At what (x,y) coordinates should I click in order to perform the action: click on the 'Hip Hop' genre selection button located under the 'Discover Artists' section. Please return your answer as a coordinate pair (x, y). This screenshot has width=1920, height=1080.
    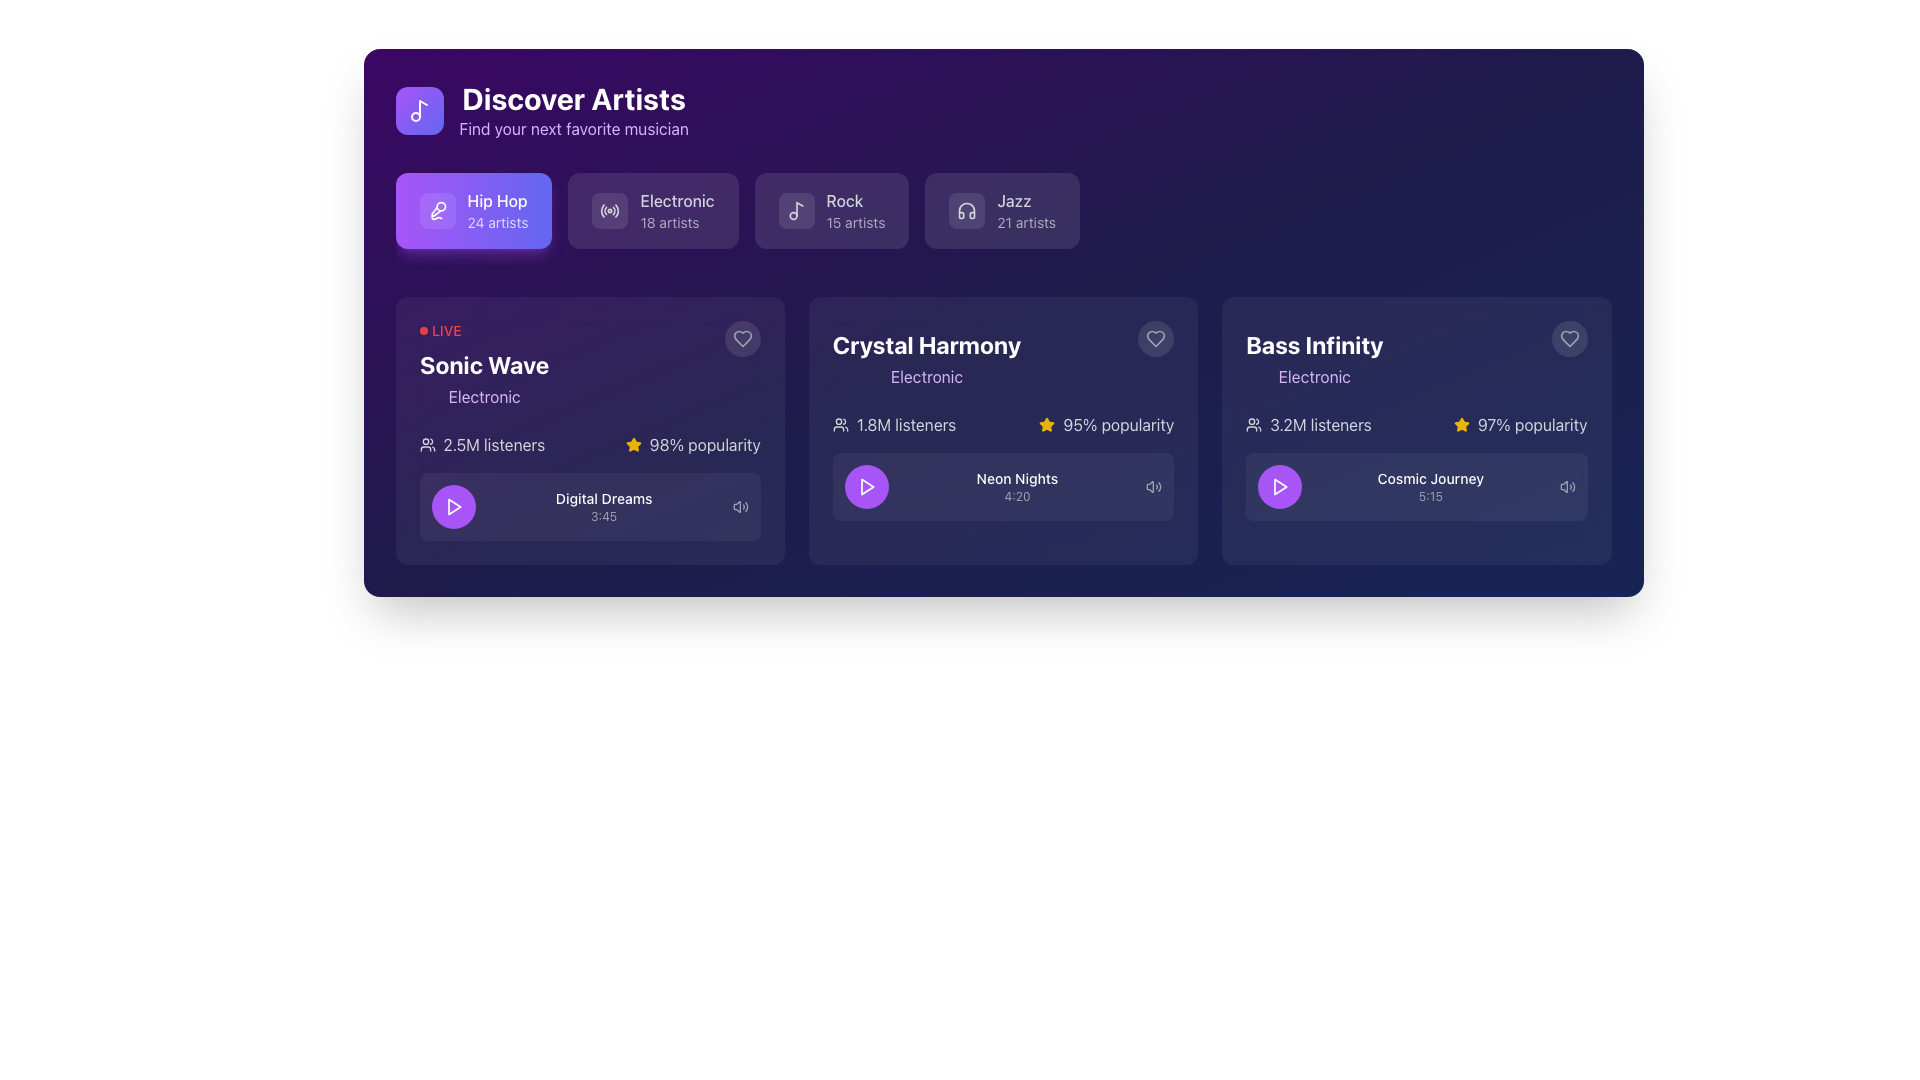
    Looking at the image, I should click on (473, 211).